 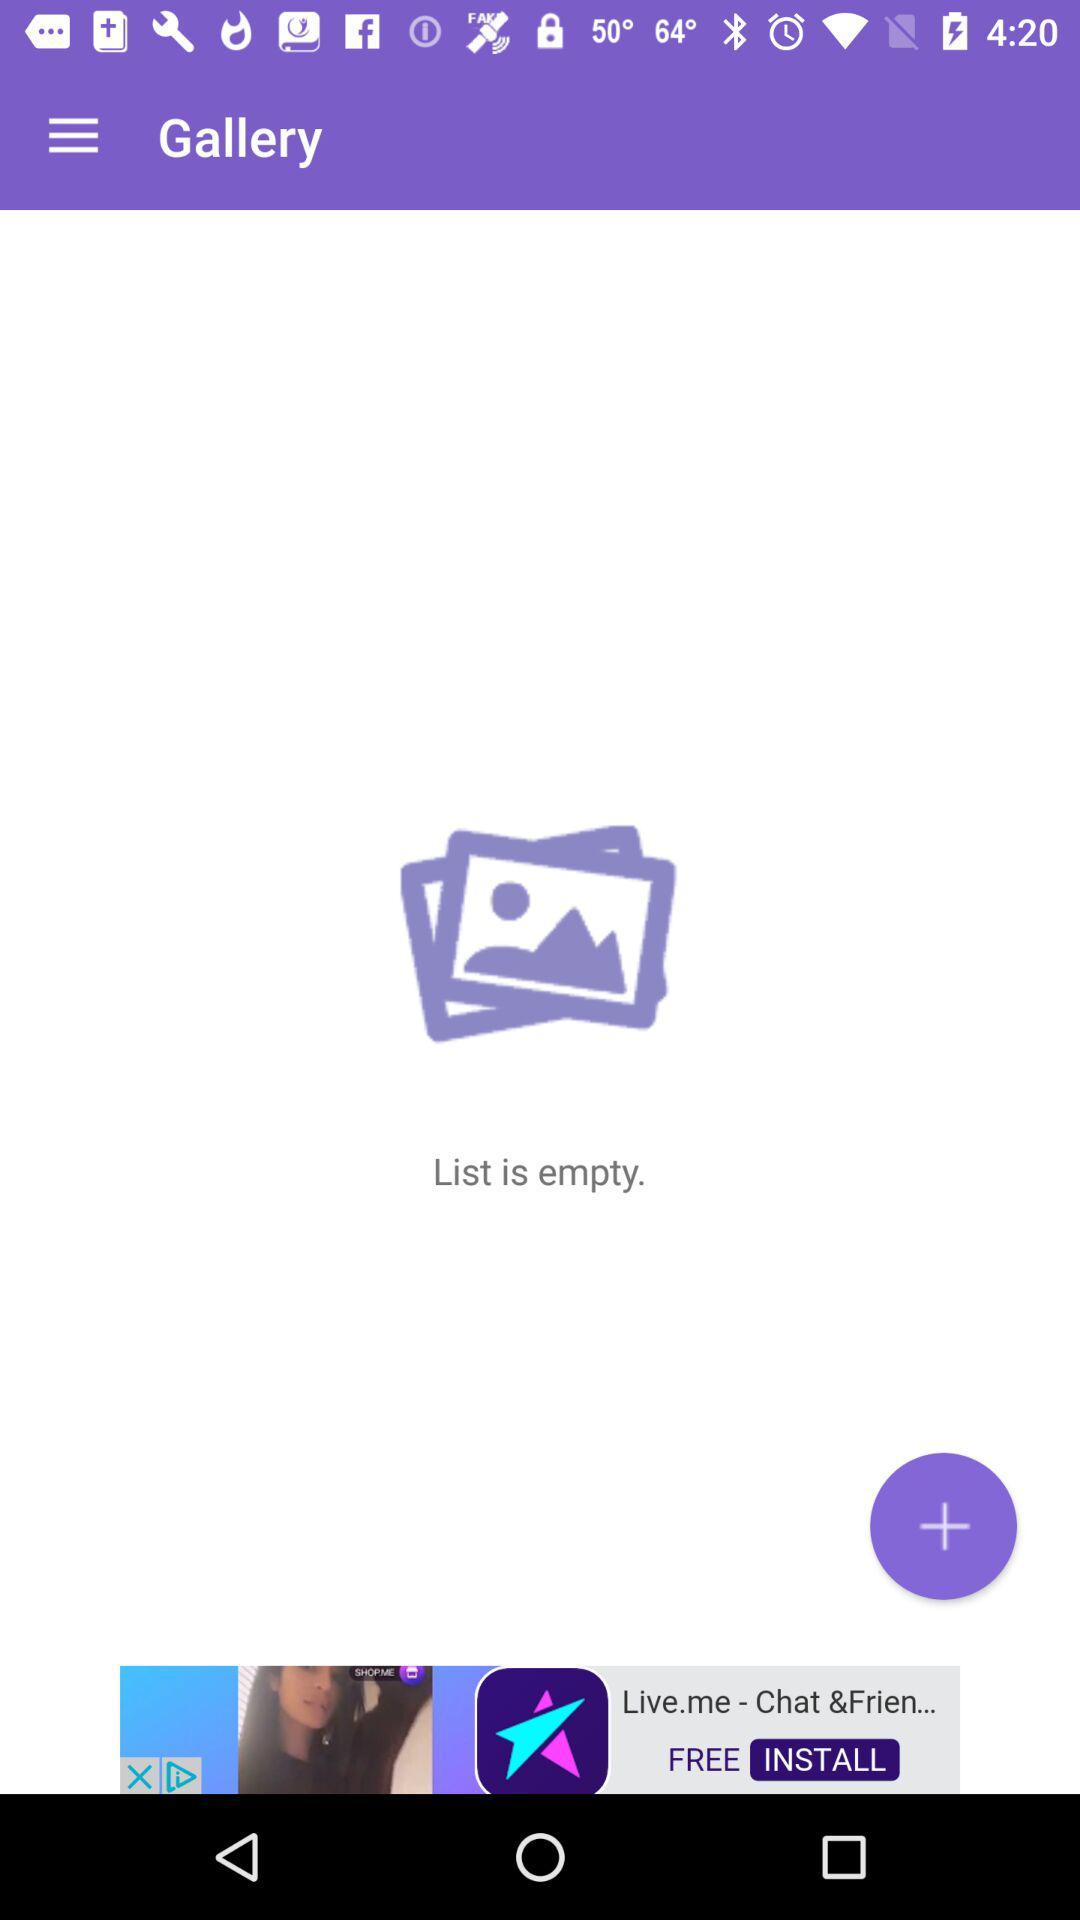 I want to click on advertisement link, so click(x=540, y=1727).